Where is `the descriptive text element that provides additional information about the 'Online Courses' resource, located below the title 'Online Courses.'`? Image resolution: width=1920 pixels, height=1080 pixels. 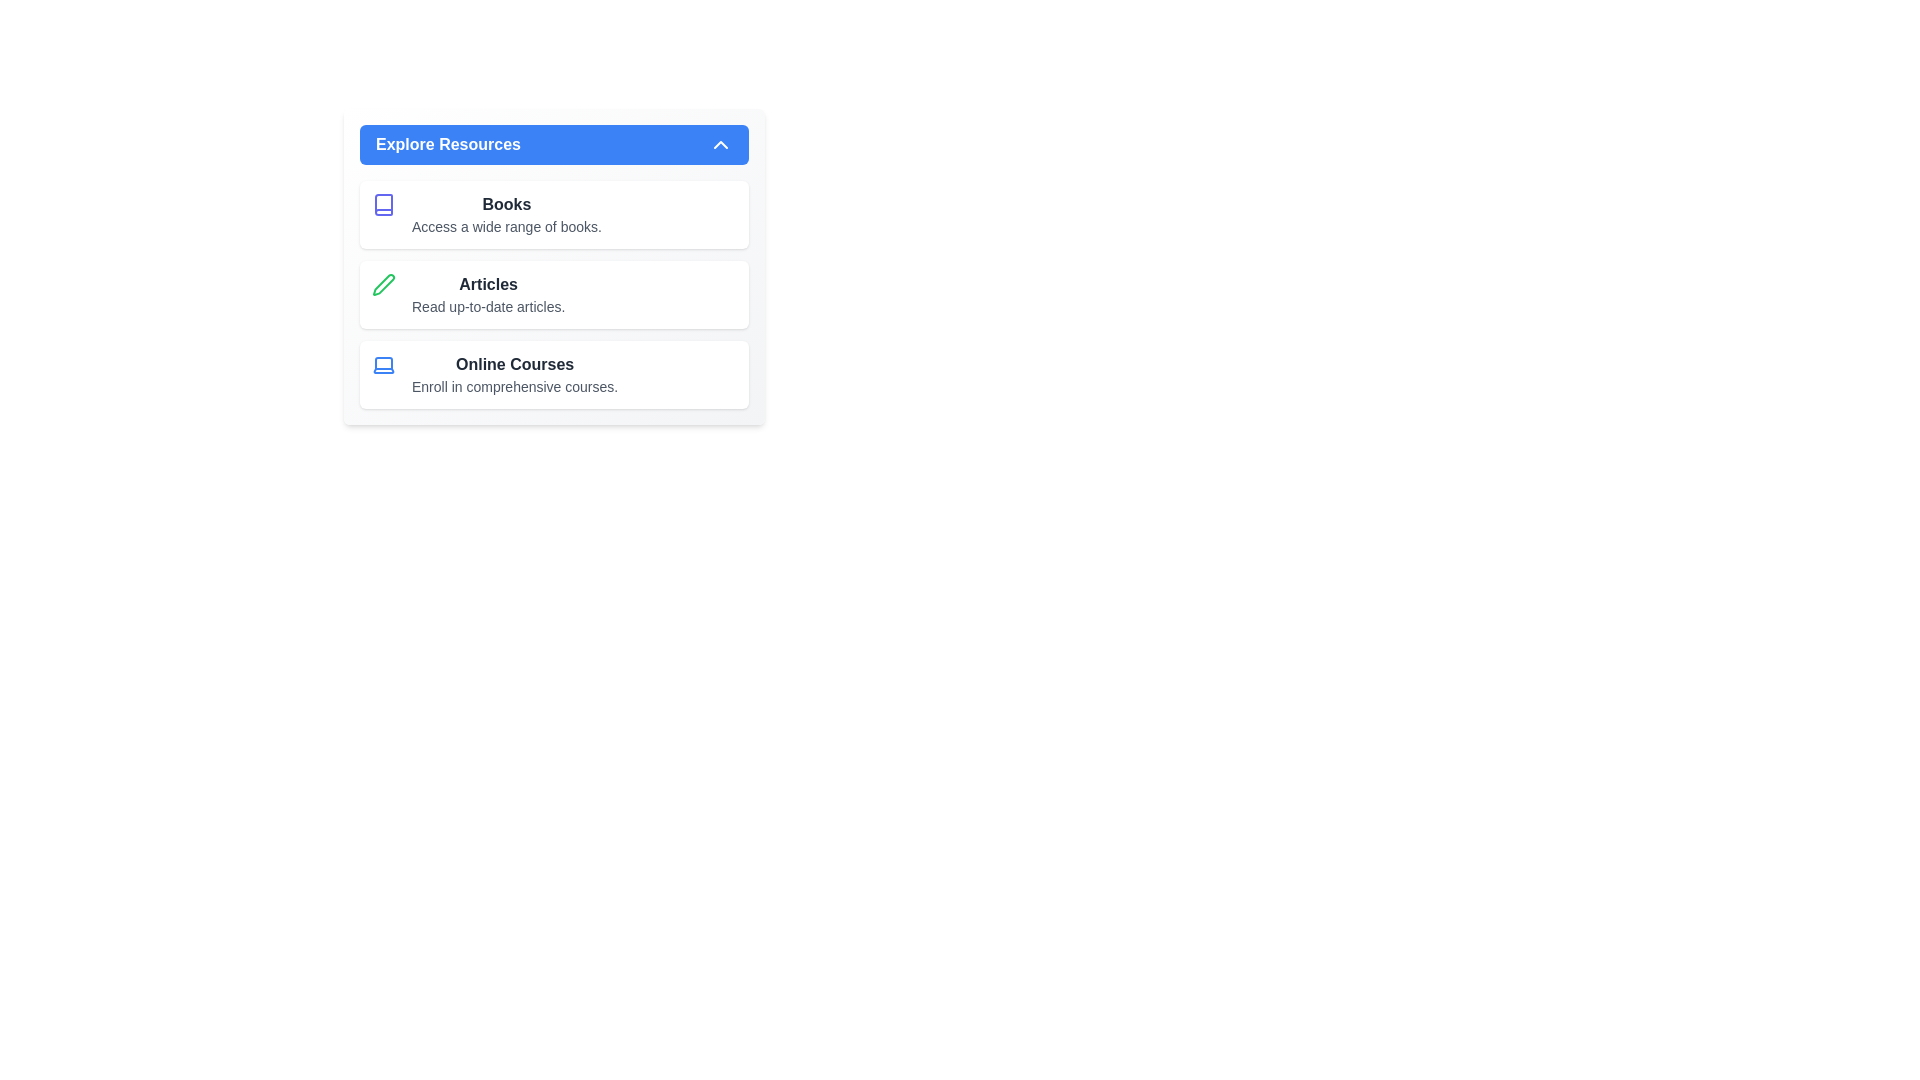 the descriptive text element that provides additional information about the 'Online Courses' resource, located below the title 'Online Courses.' is located at coordinates (515, 386).